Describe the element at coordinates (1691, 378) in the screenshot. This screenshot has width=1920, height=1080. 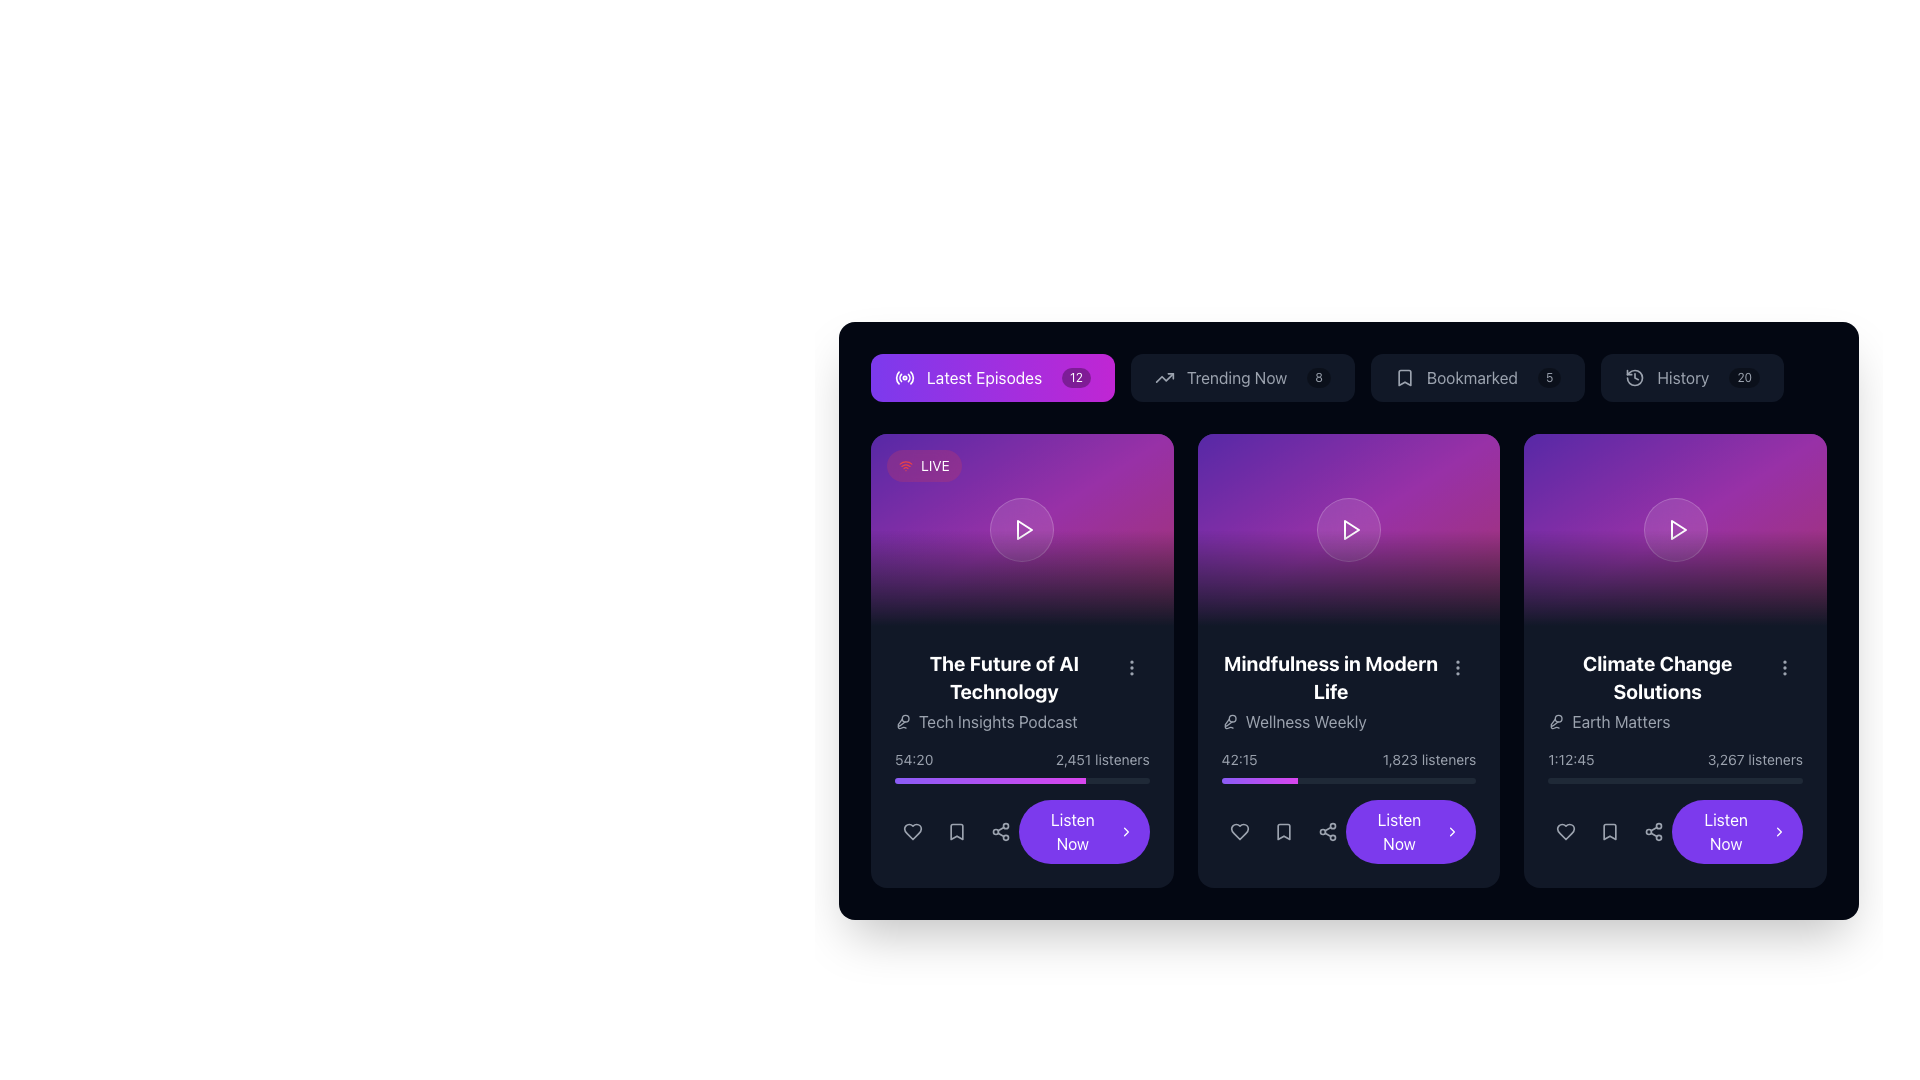
I see `the 'History' button located in the top navigation bar on the far right, identifiable by its dark gray background and clock icon on the left` at that location.